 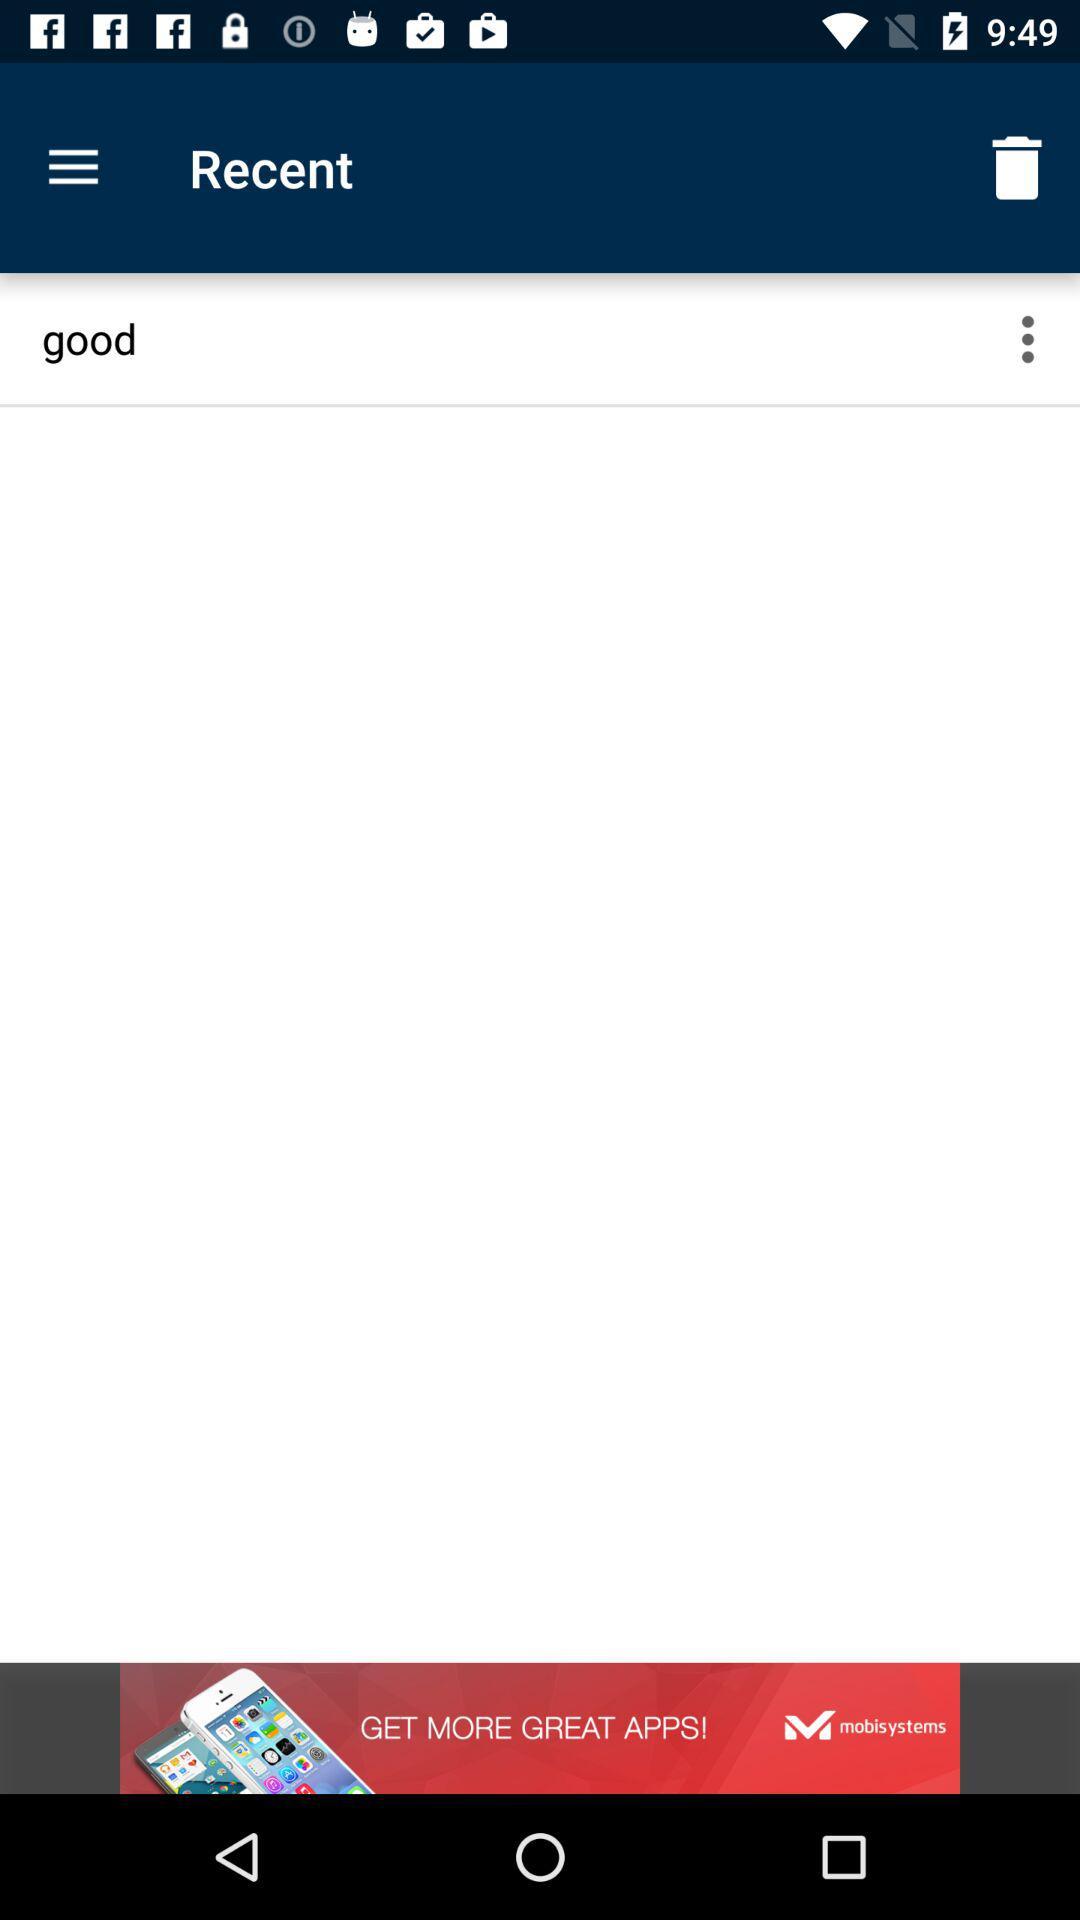 What do you see at coordinates (72, 168) in the screenshot?
I see `item above the good icon` at bounding box center [72, 168].